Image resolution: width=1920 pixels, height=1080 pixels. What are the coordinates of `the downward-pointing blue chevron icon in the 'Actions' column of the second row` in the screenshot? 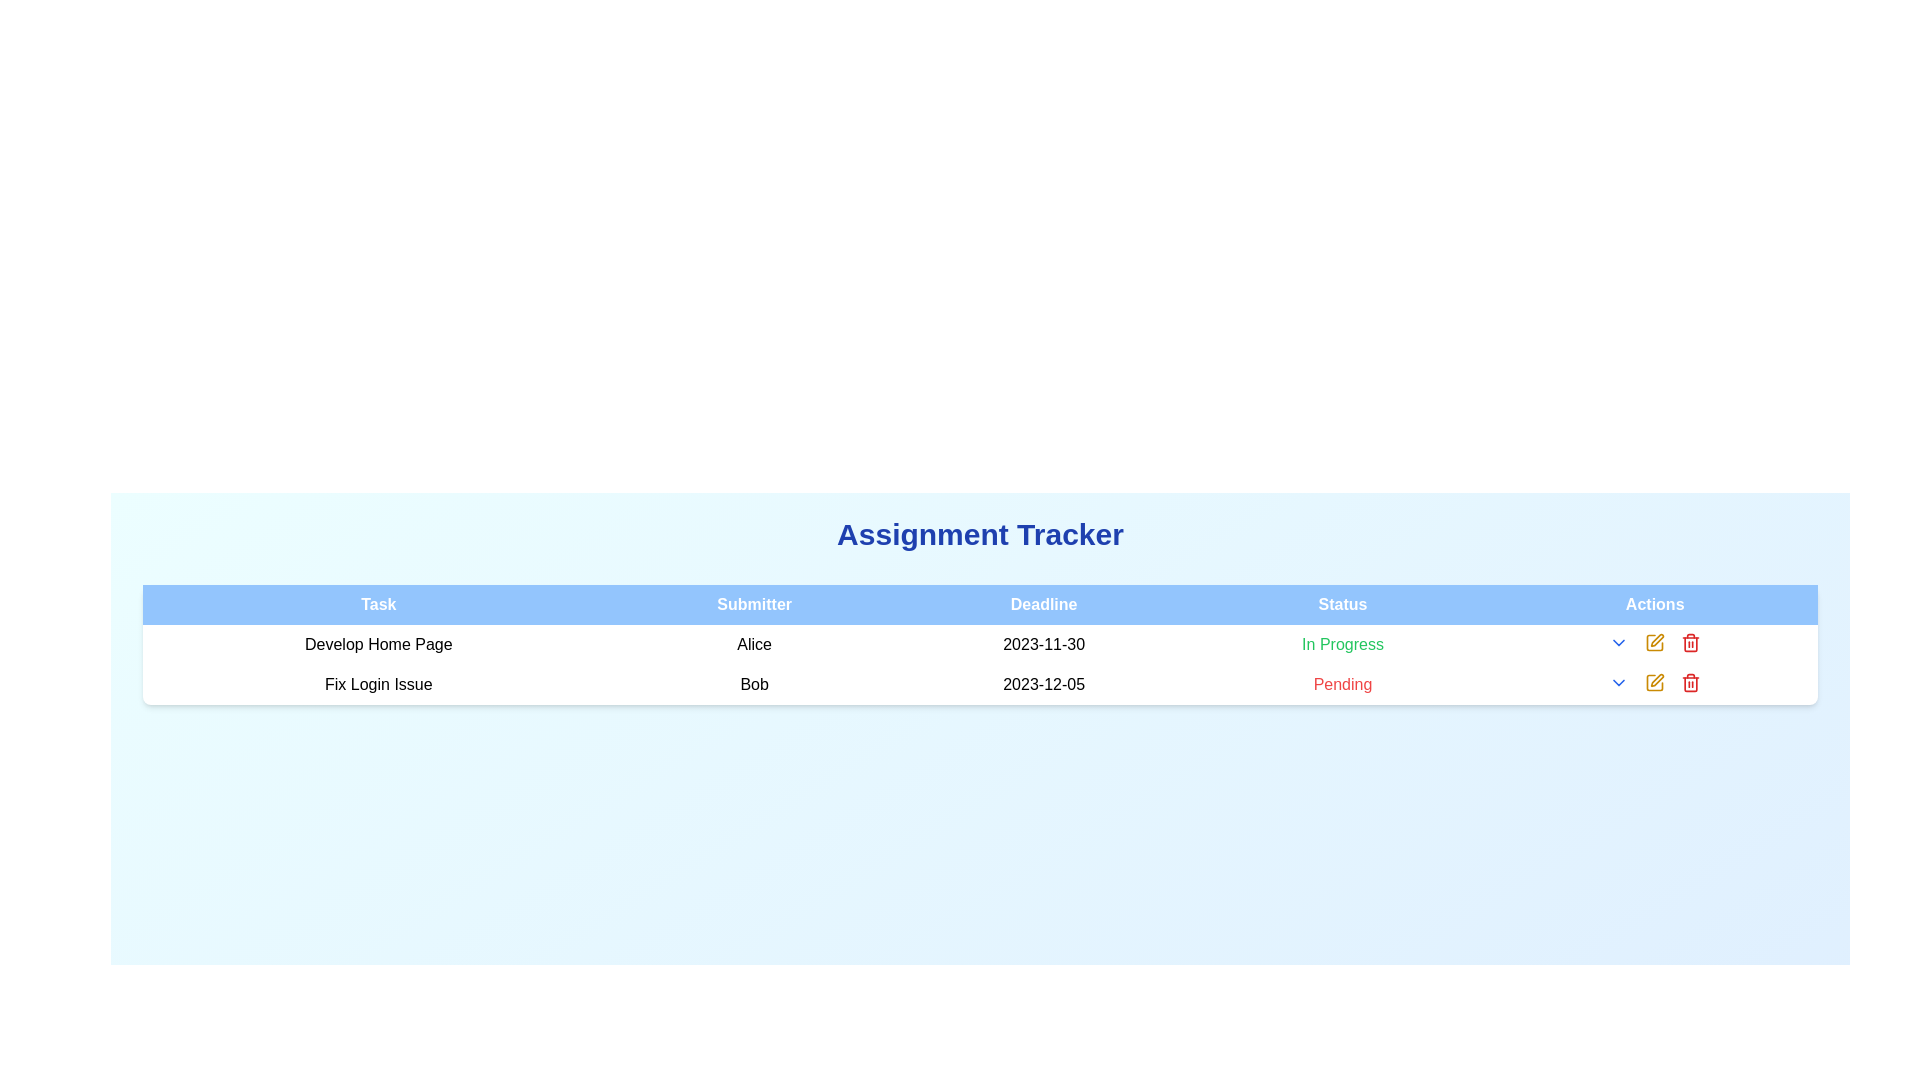 It's located at (1619, 681).